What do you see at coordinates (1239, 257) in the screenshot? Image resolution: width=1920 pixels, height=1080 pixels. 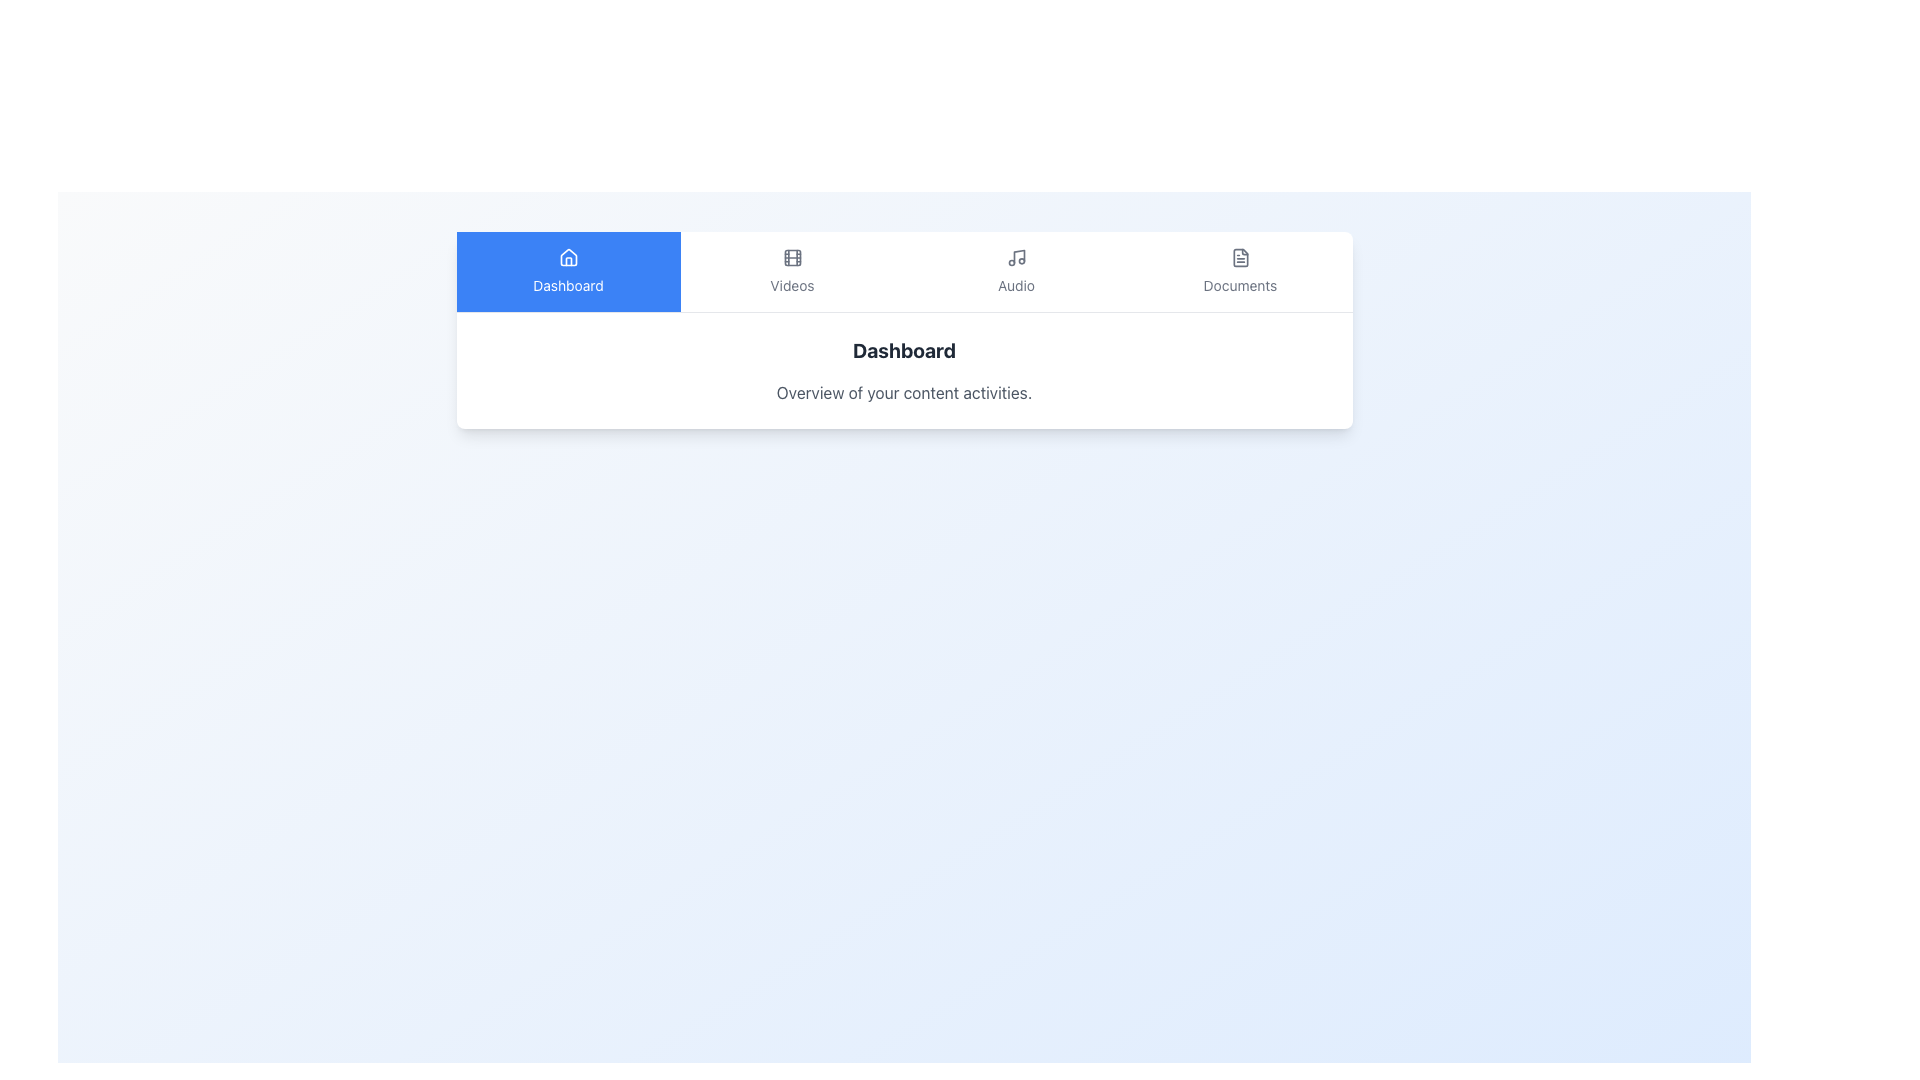 I see `the 'Documents' icon located on the upper navigation bar` at bounding box center [1239, 257].